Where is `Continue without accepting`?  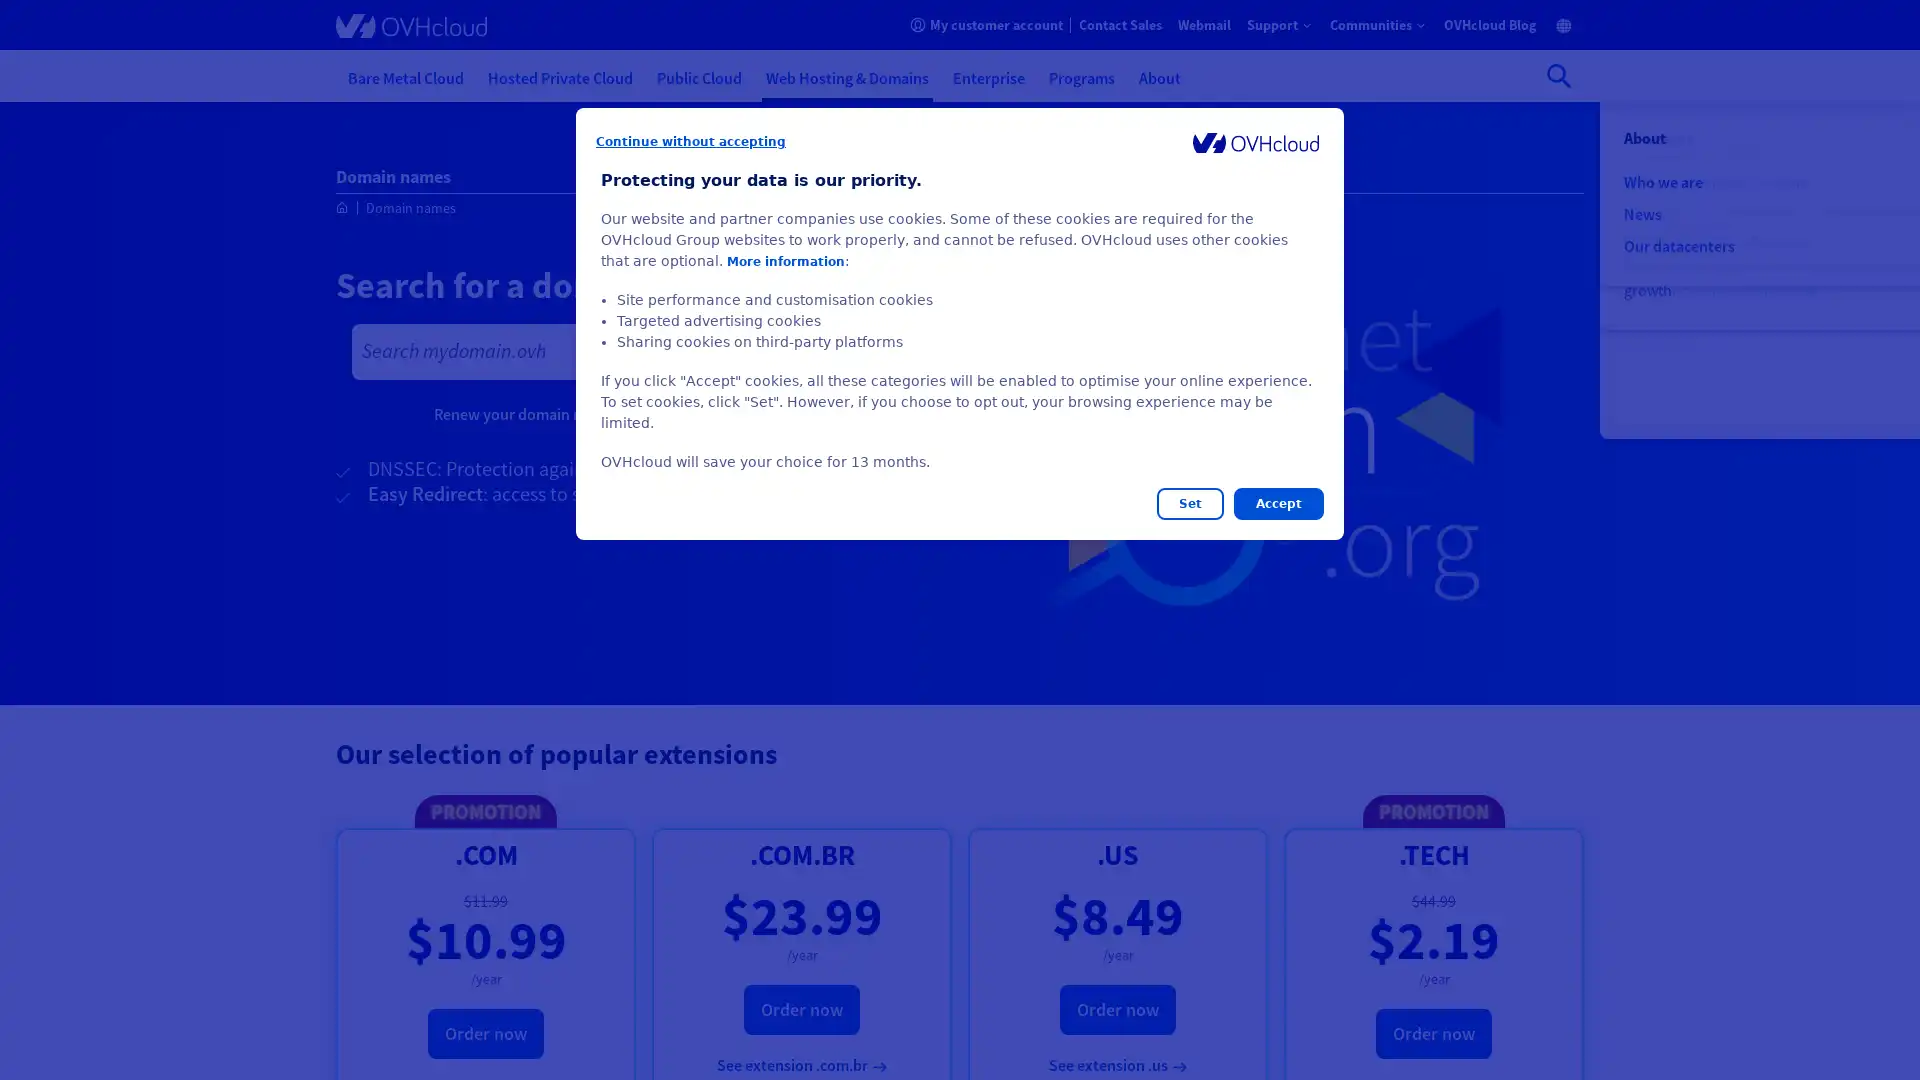 Continue without accepting is located at coordinates (691, 141).